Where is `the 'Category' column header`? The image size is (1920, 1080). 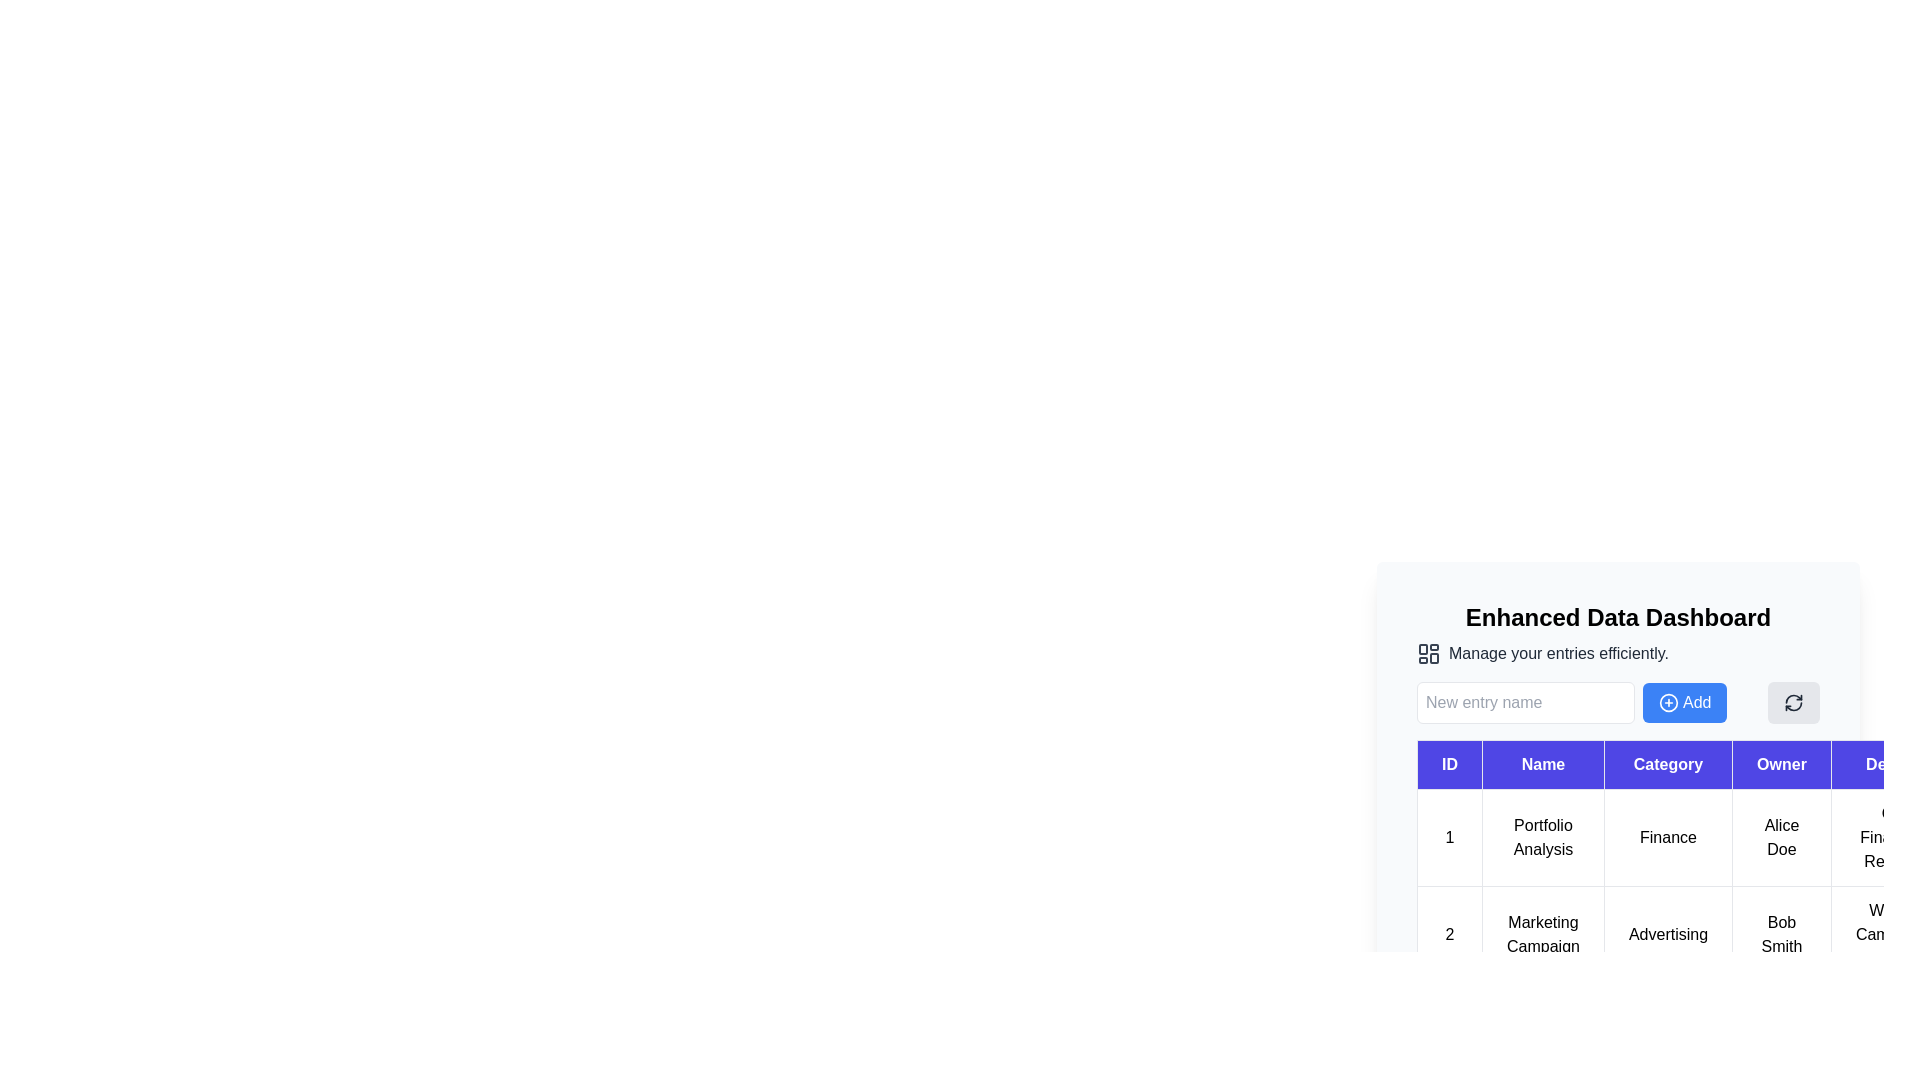
the 'Category' column header is located at coordinates (1618, 744).